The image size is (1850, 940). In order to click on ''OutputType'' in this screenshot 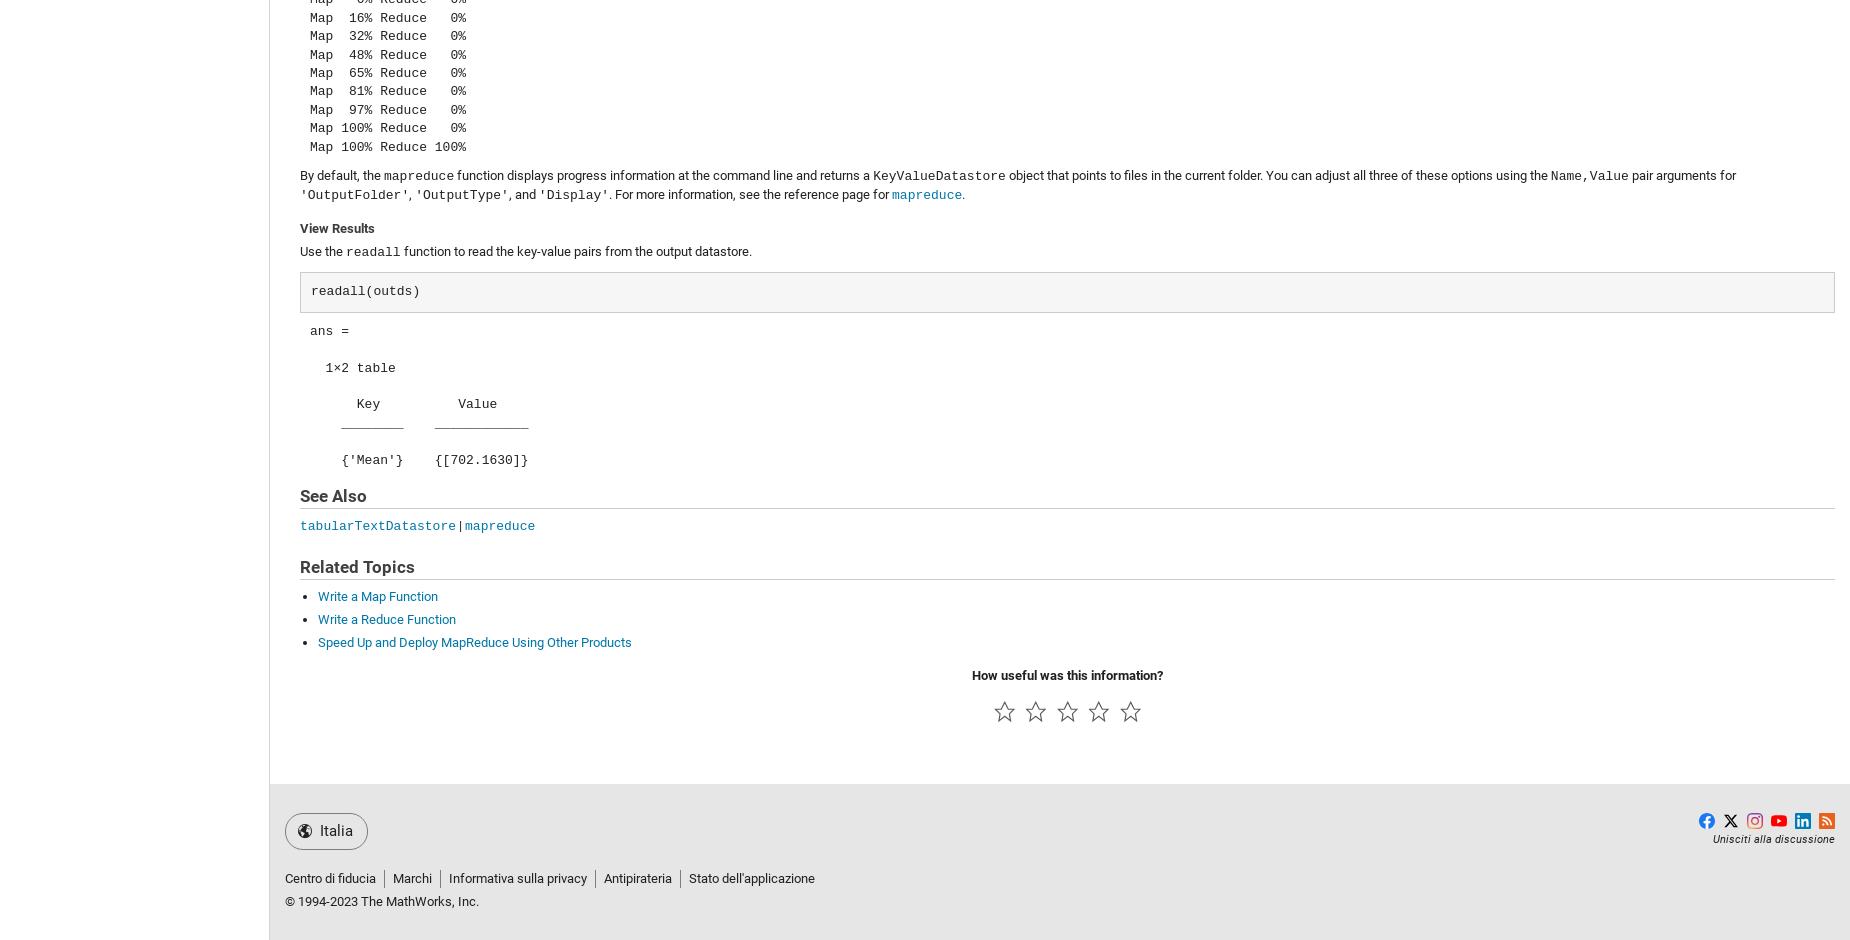, I will do `click(413, 195)`.